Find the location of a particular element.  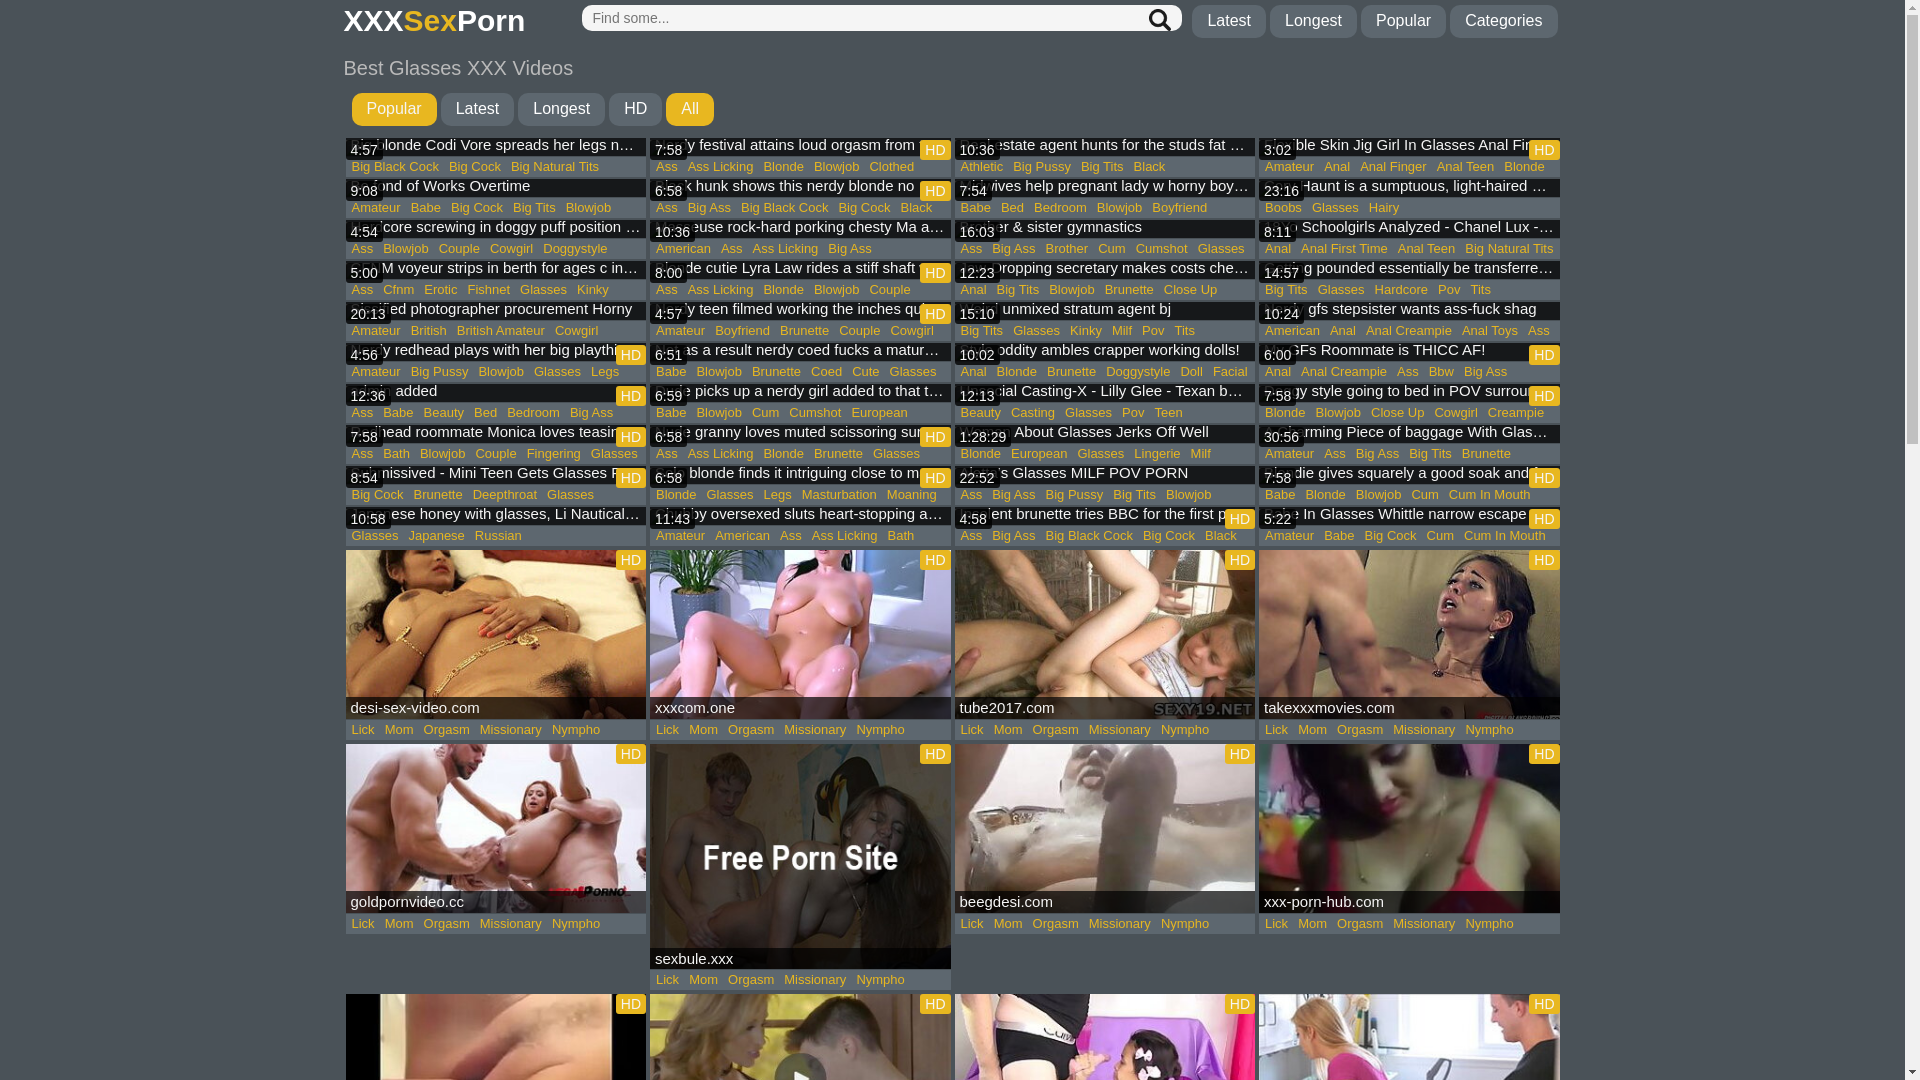

'Big Black Cock' is located at coordinates (394, 165).